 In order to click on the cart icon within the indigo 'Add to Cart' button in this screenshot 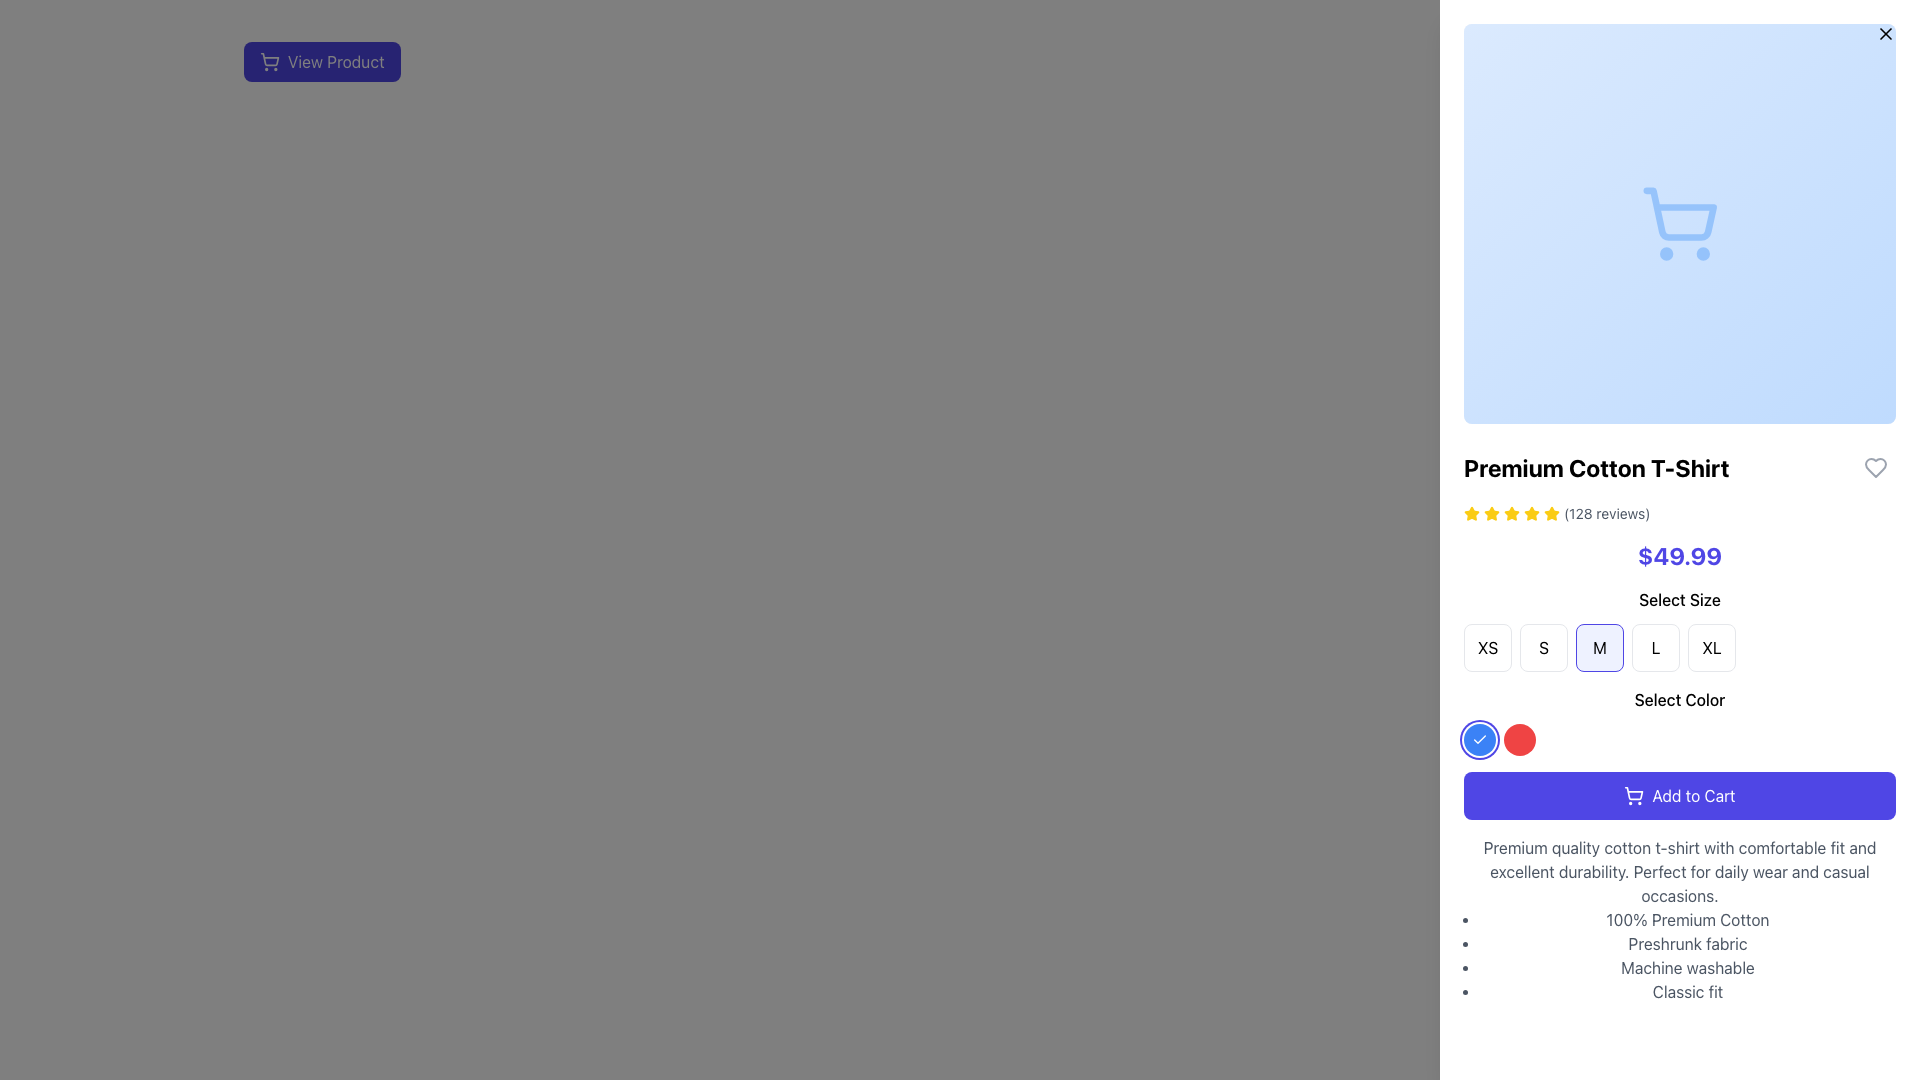, I will do `click(1634, 794)`.